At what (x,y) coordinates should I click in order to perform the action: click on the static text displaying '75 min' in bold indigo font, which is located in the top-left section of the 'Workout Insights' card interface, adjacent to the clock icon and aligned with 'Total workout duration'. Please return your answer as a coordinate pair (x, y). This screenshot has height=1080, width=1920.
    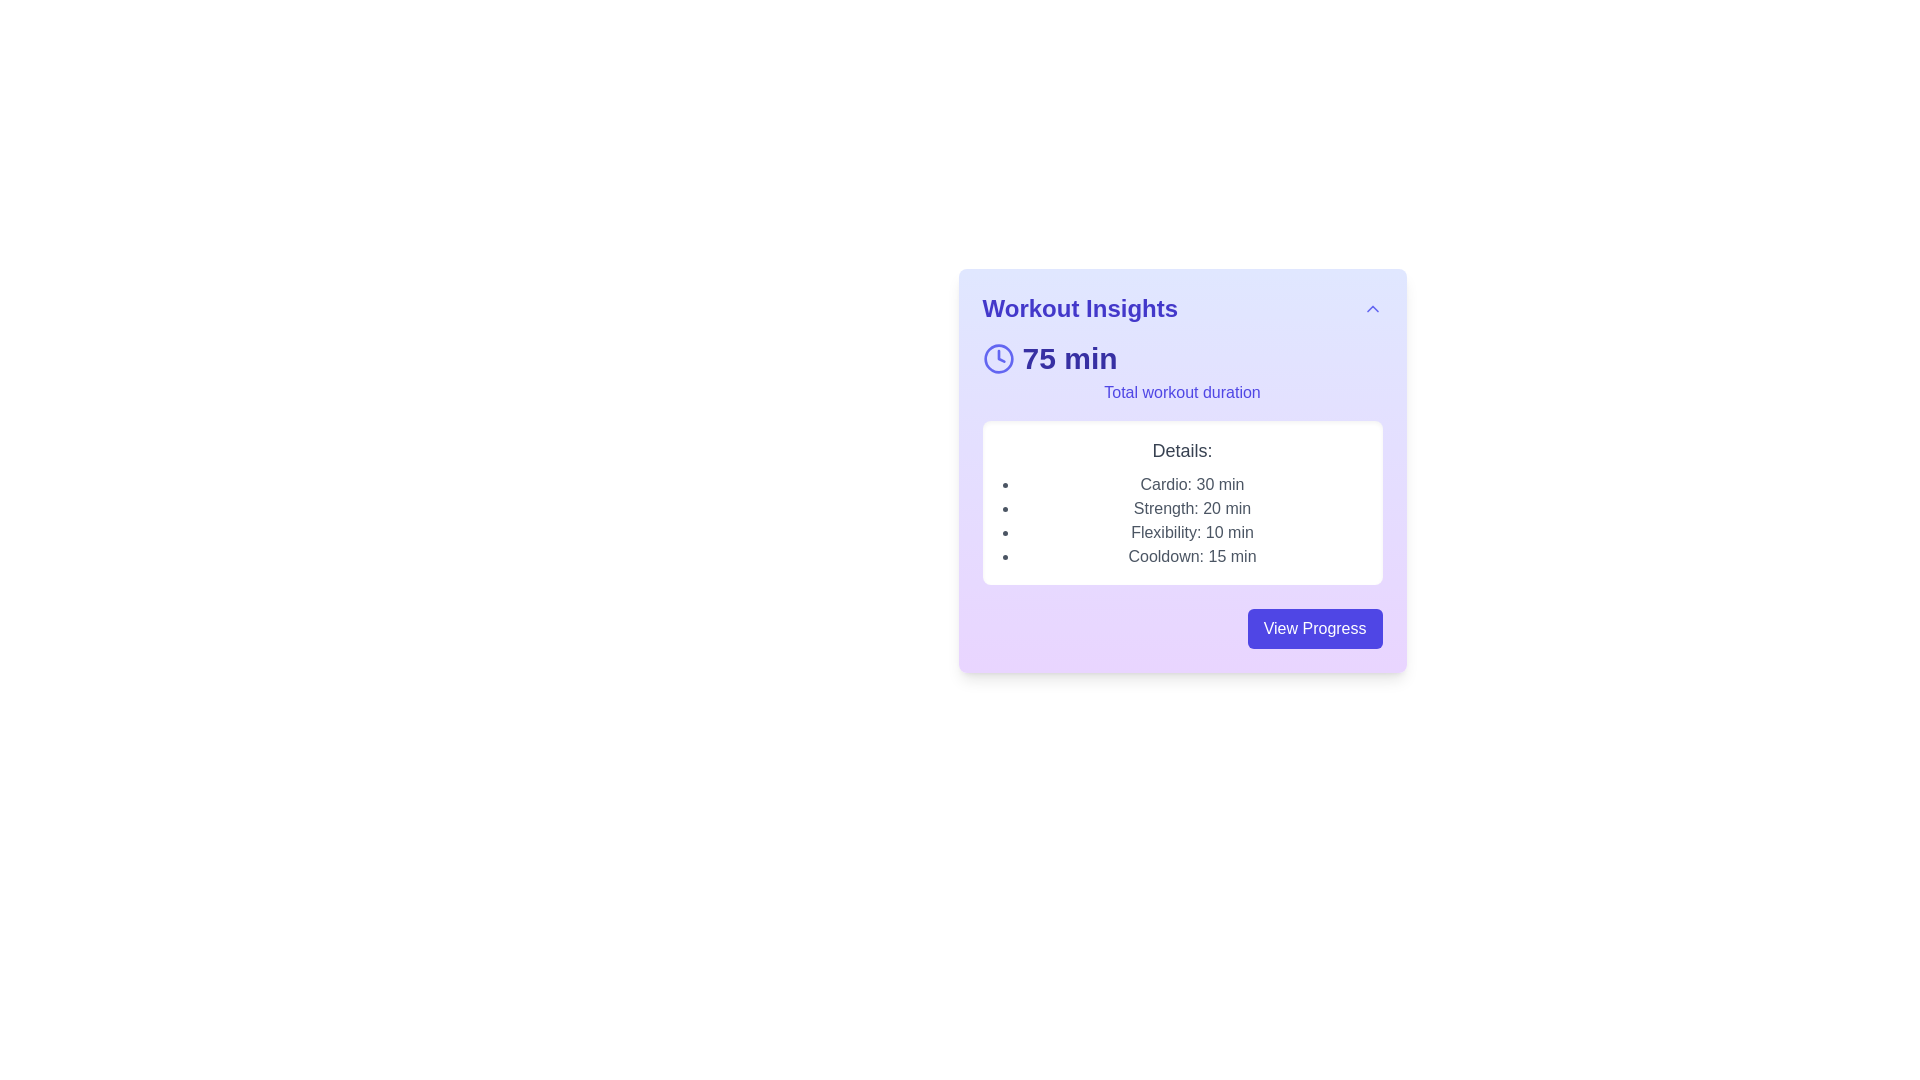
    Looking at the image, I should click on (1069, 357).